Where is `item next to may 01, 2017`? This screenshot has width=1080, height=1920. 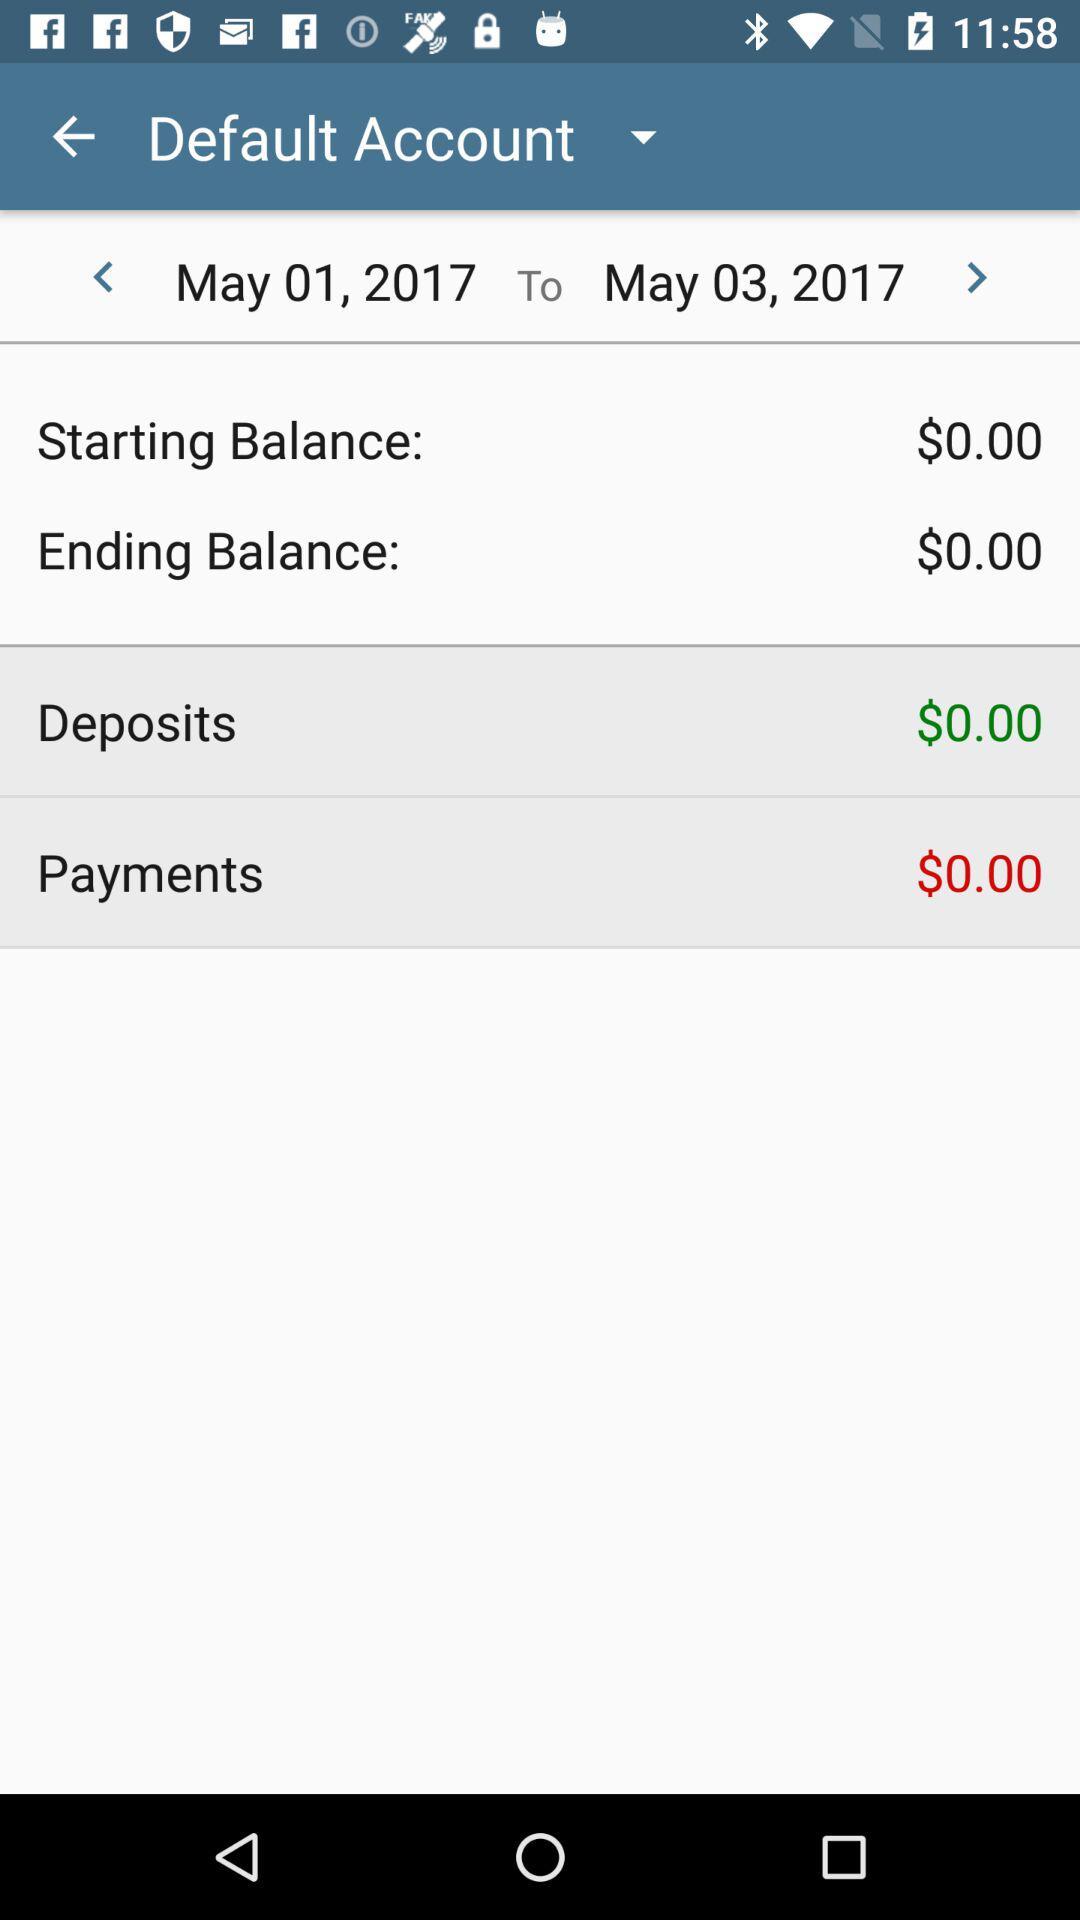 item next to may 01, 2017 is located at coordinates (103, 277).